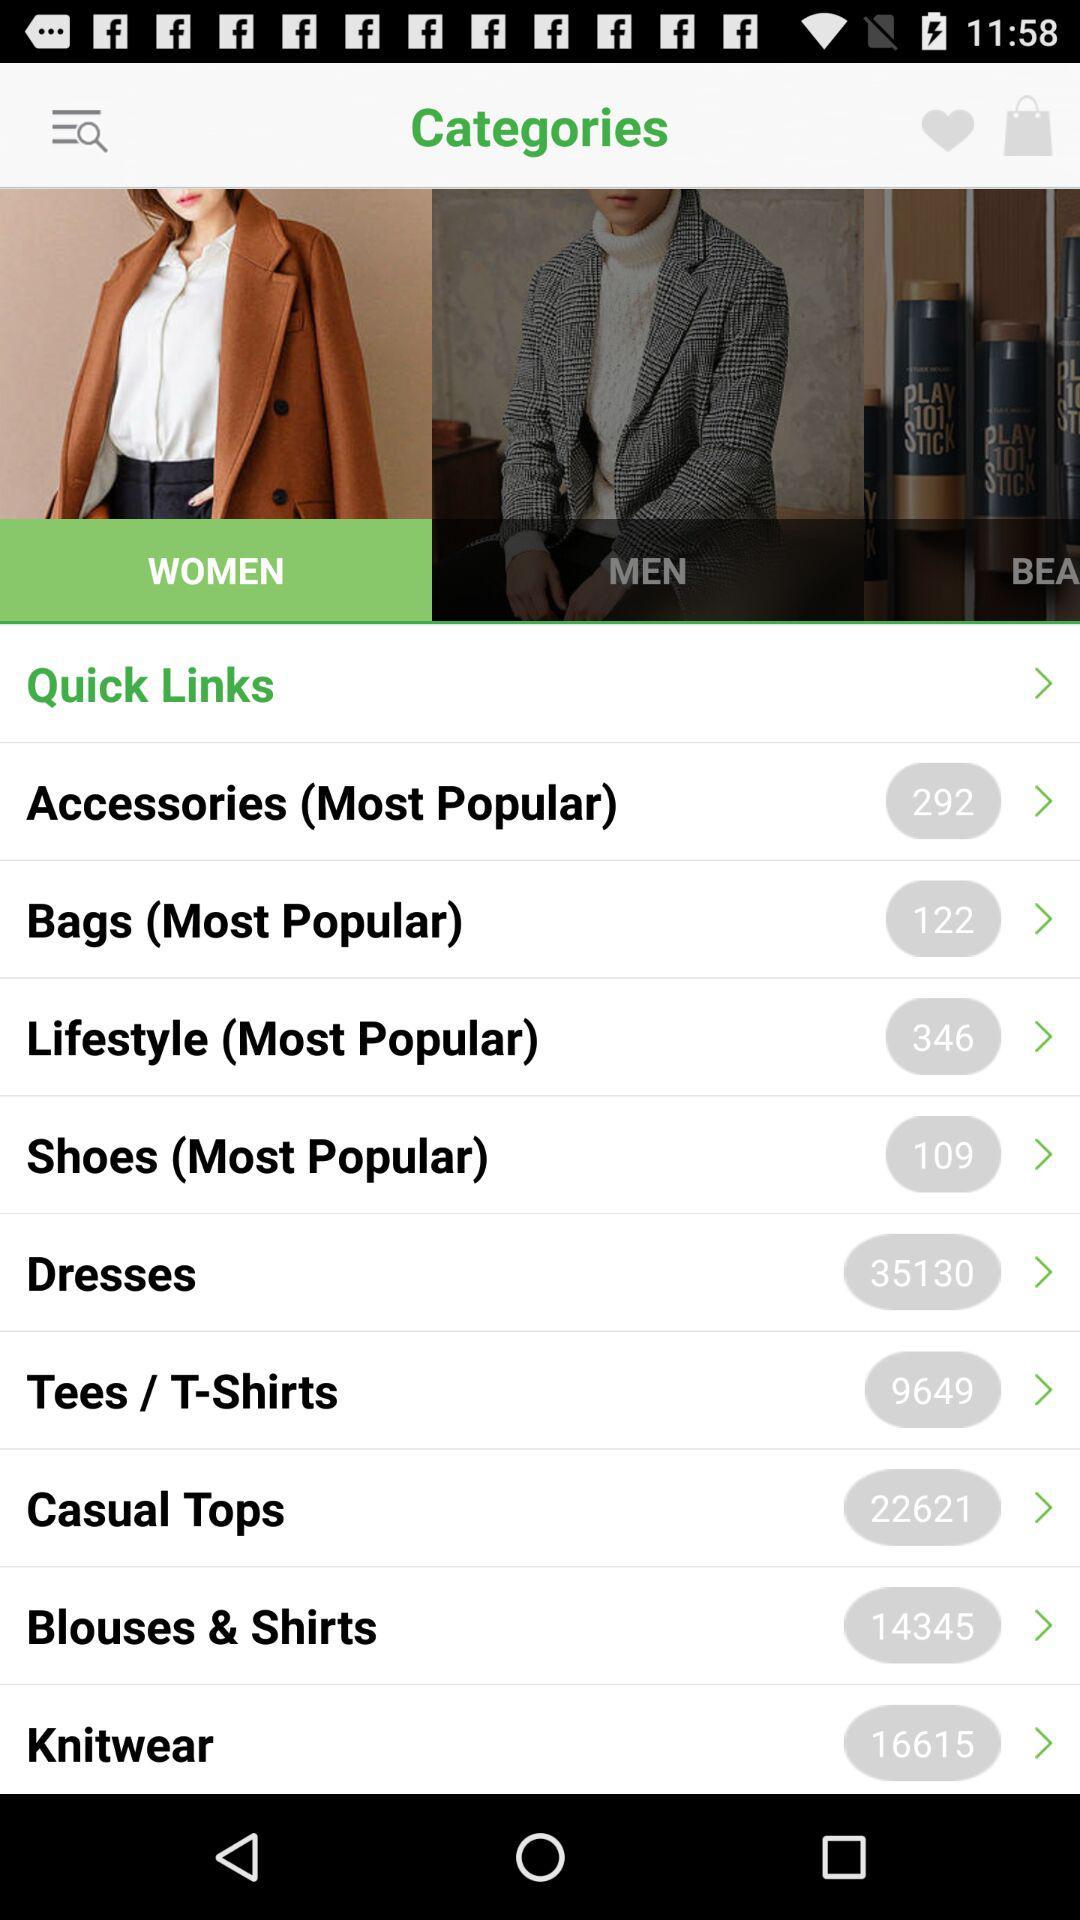 This screenshot has height=1920, width=1080. What do you see at coordinates (80, 131) in the screenshot?
I see `the search for categories` at bounding box center [80, 131].